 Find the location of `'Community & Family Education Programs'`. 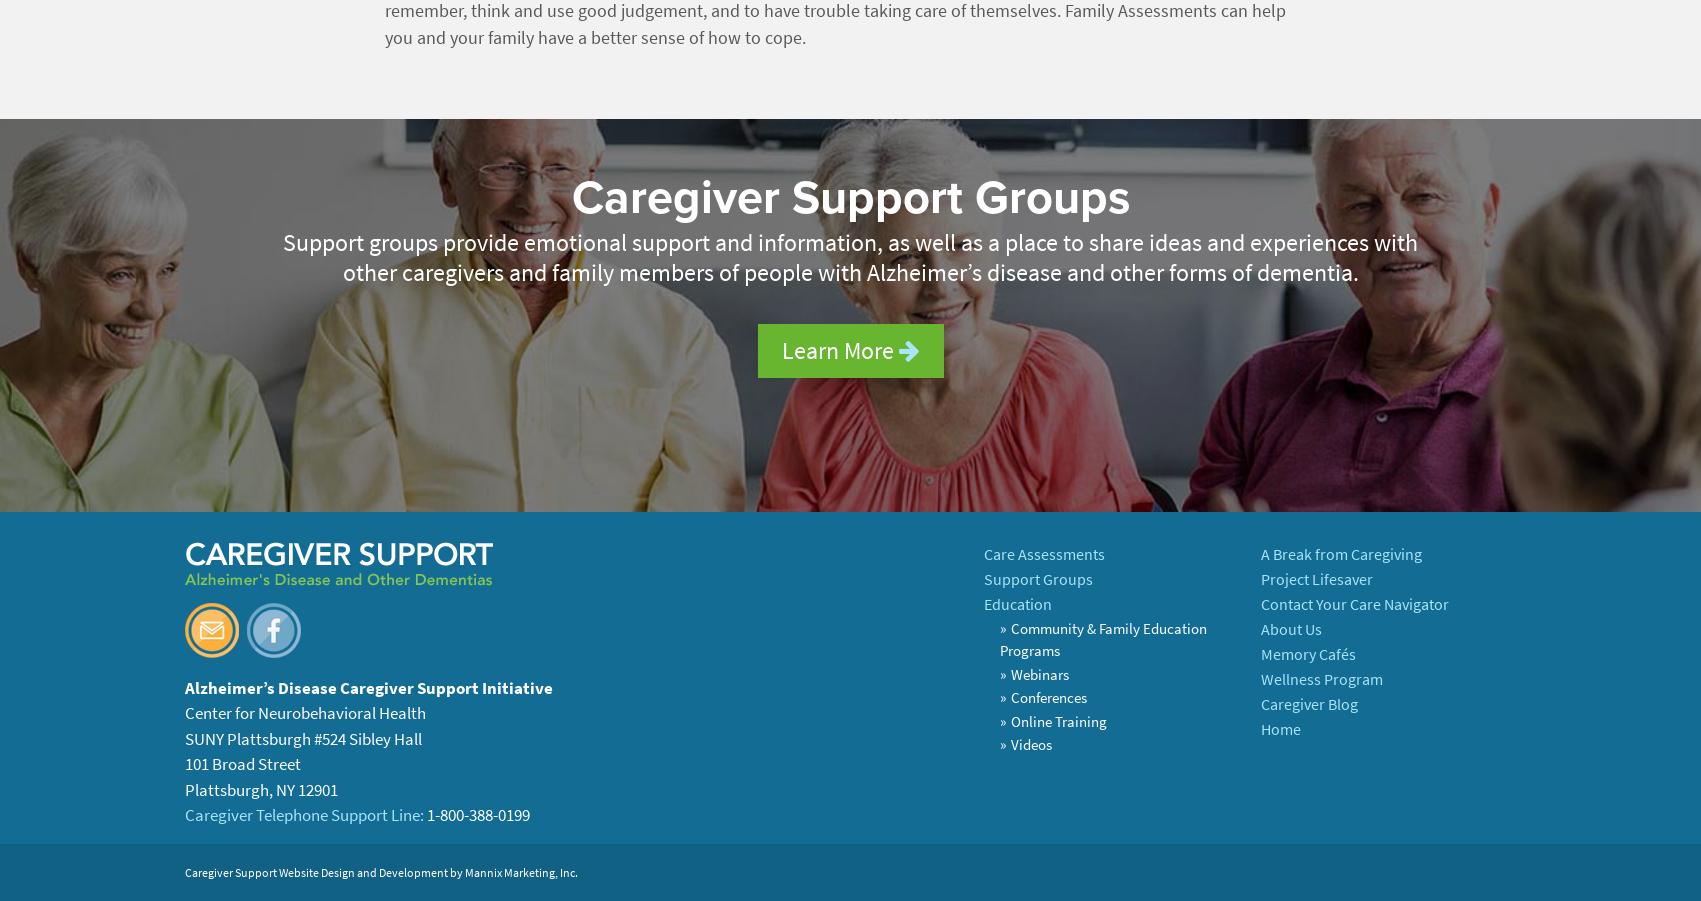

'Community & Family Education Programs' is located at coordinates (1101, 639).